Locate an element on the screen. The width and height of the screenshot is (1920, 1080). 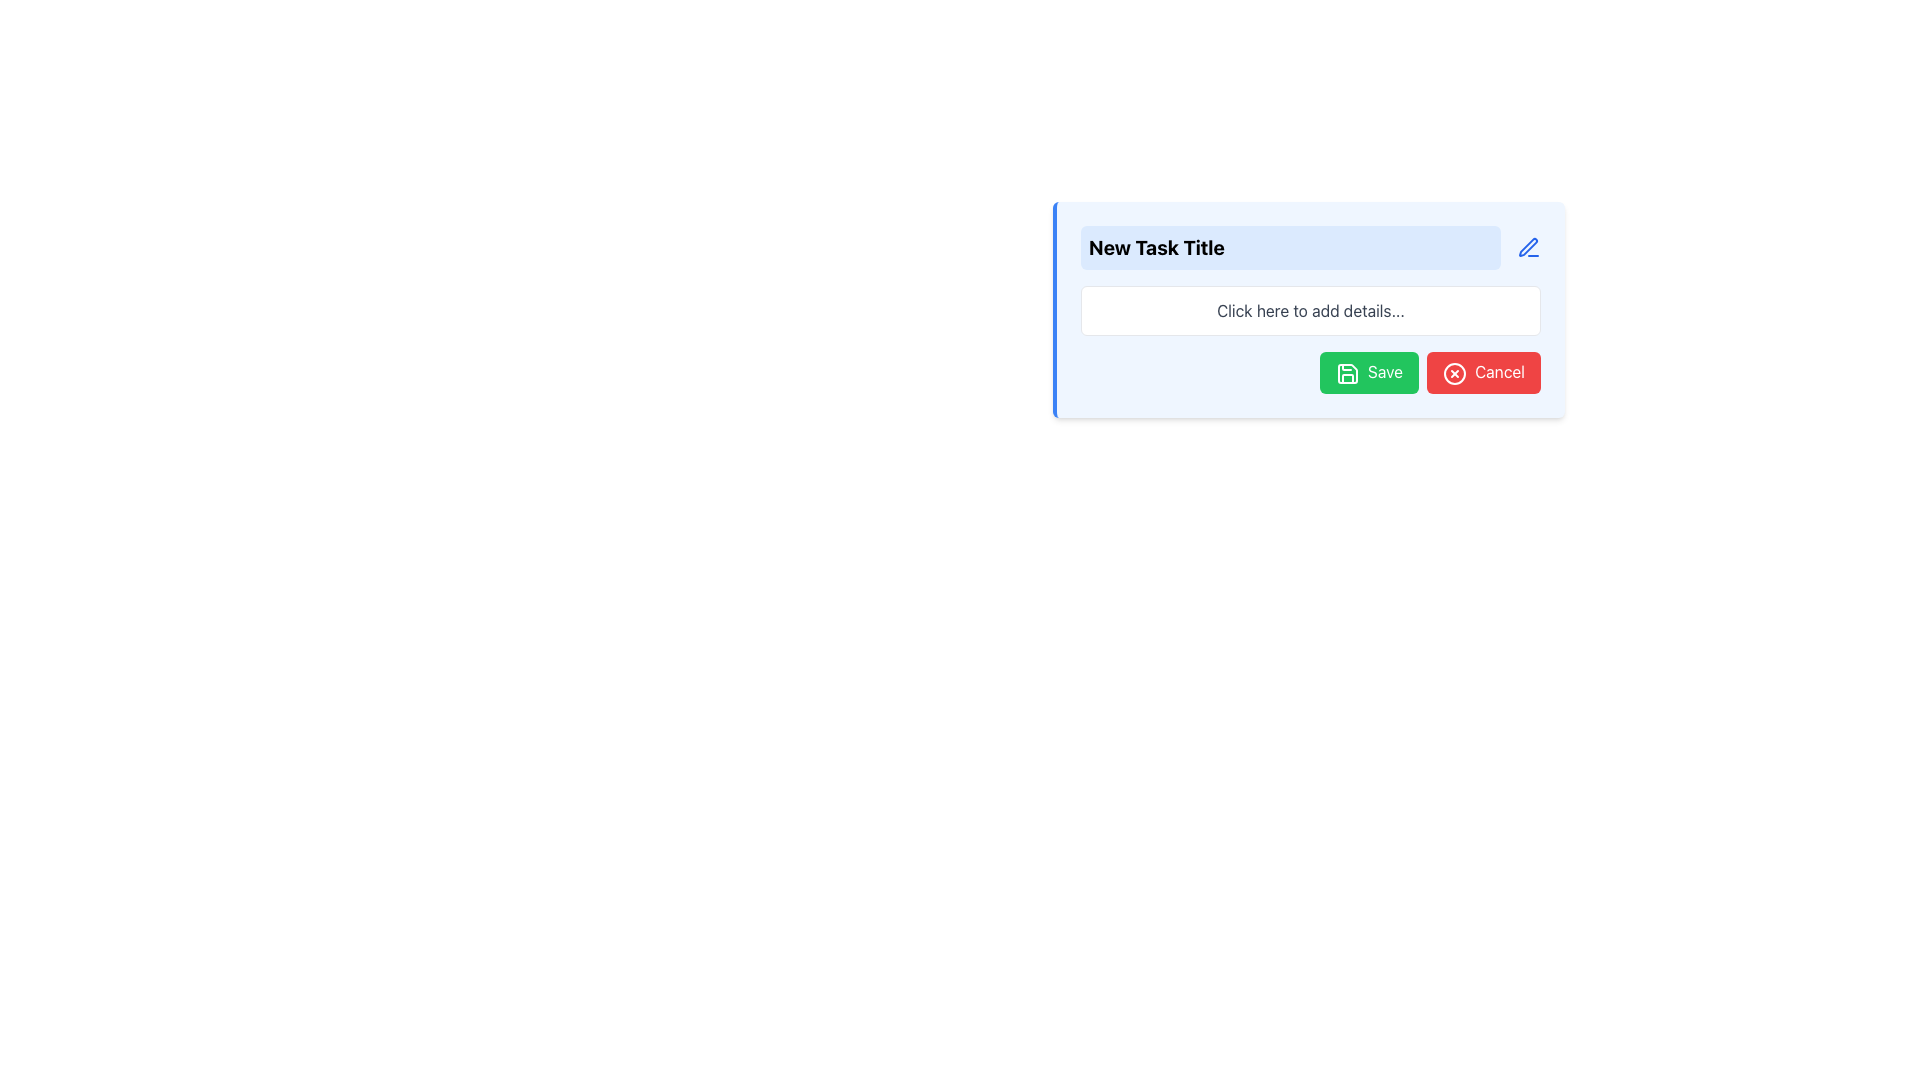
the rectangular text input field with placeholder text 'Click here to add details...' is located at coordinates (1310, 311).